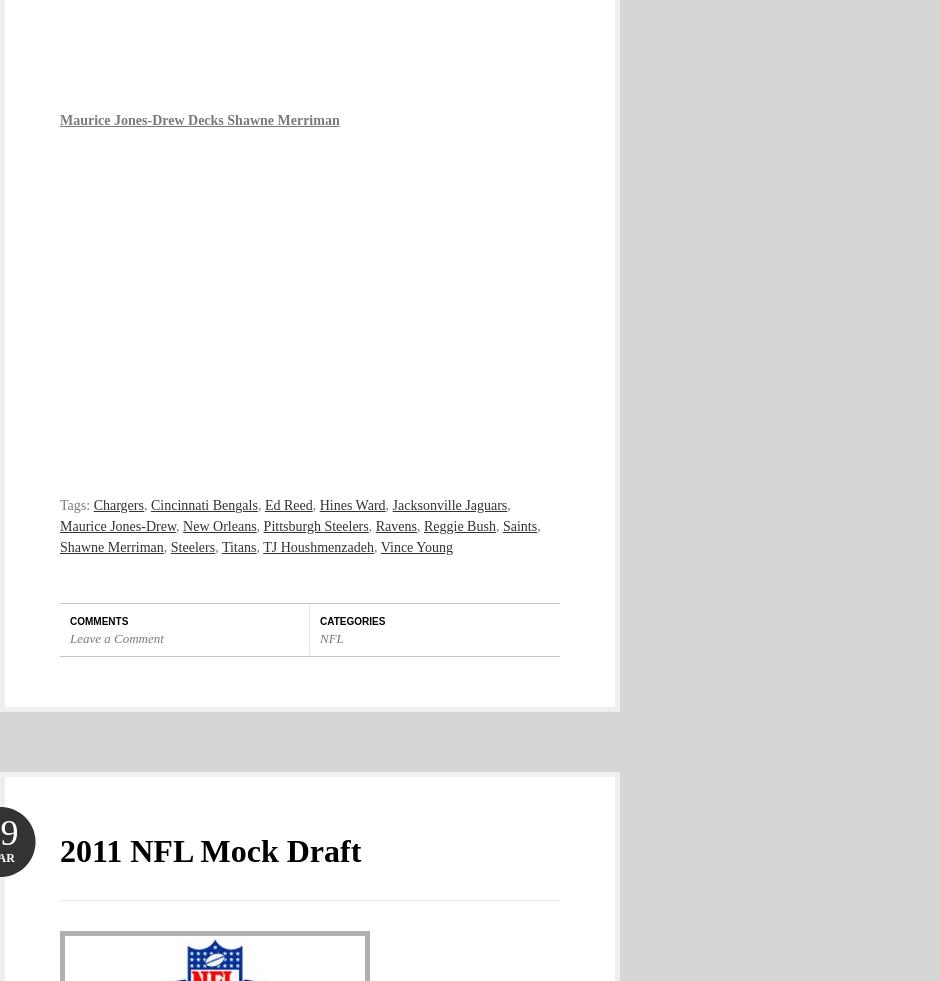 The height and width of the screenshot is (981, 940). What do you see at coordinates (263, 546) in the screenshot?
I see `'TJ Houshmenzadeh'` at bounding box center [263, 546].